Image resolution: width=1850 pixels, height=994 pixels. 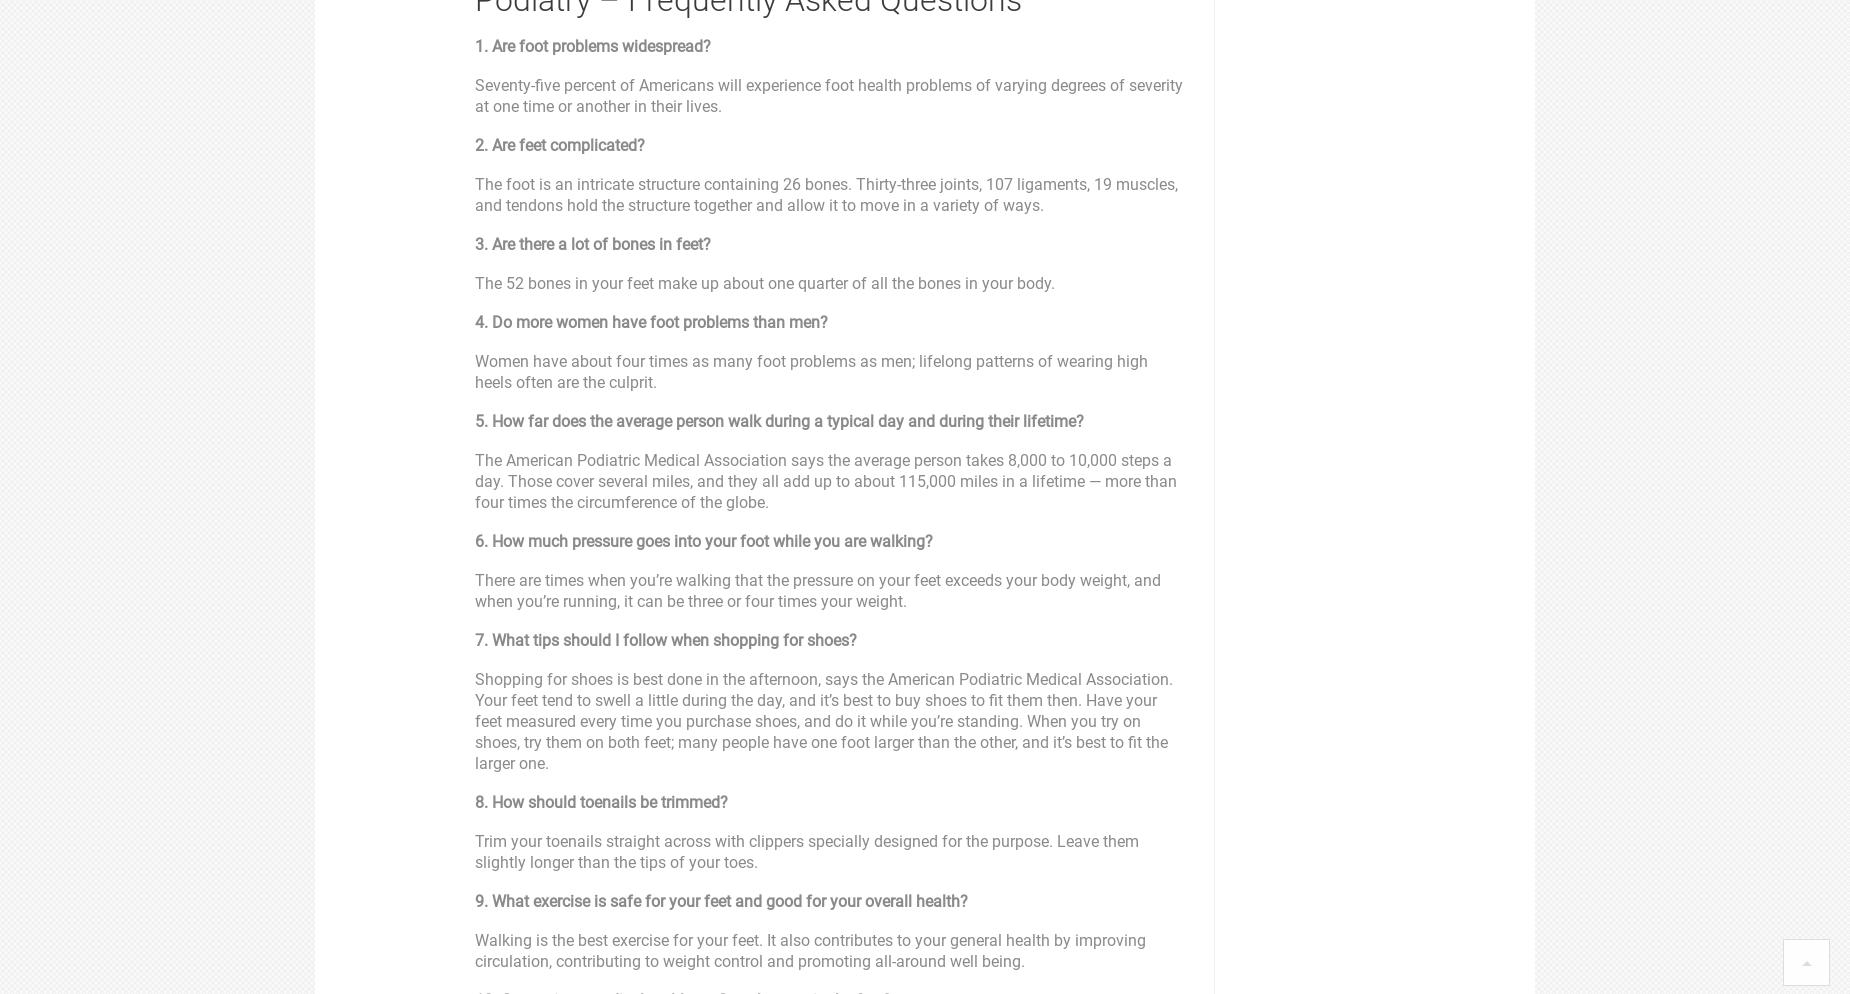 What do you see at coordinates (666, 640) in the screenshot?
I see `'7. What tips should I follow when shopping for shoes?'` at bounding box center [666, 640].